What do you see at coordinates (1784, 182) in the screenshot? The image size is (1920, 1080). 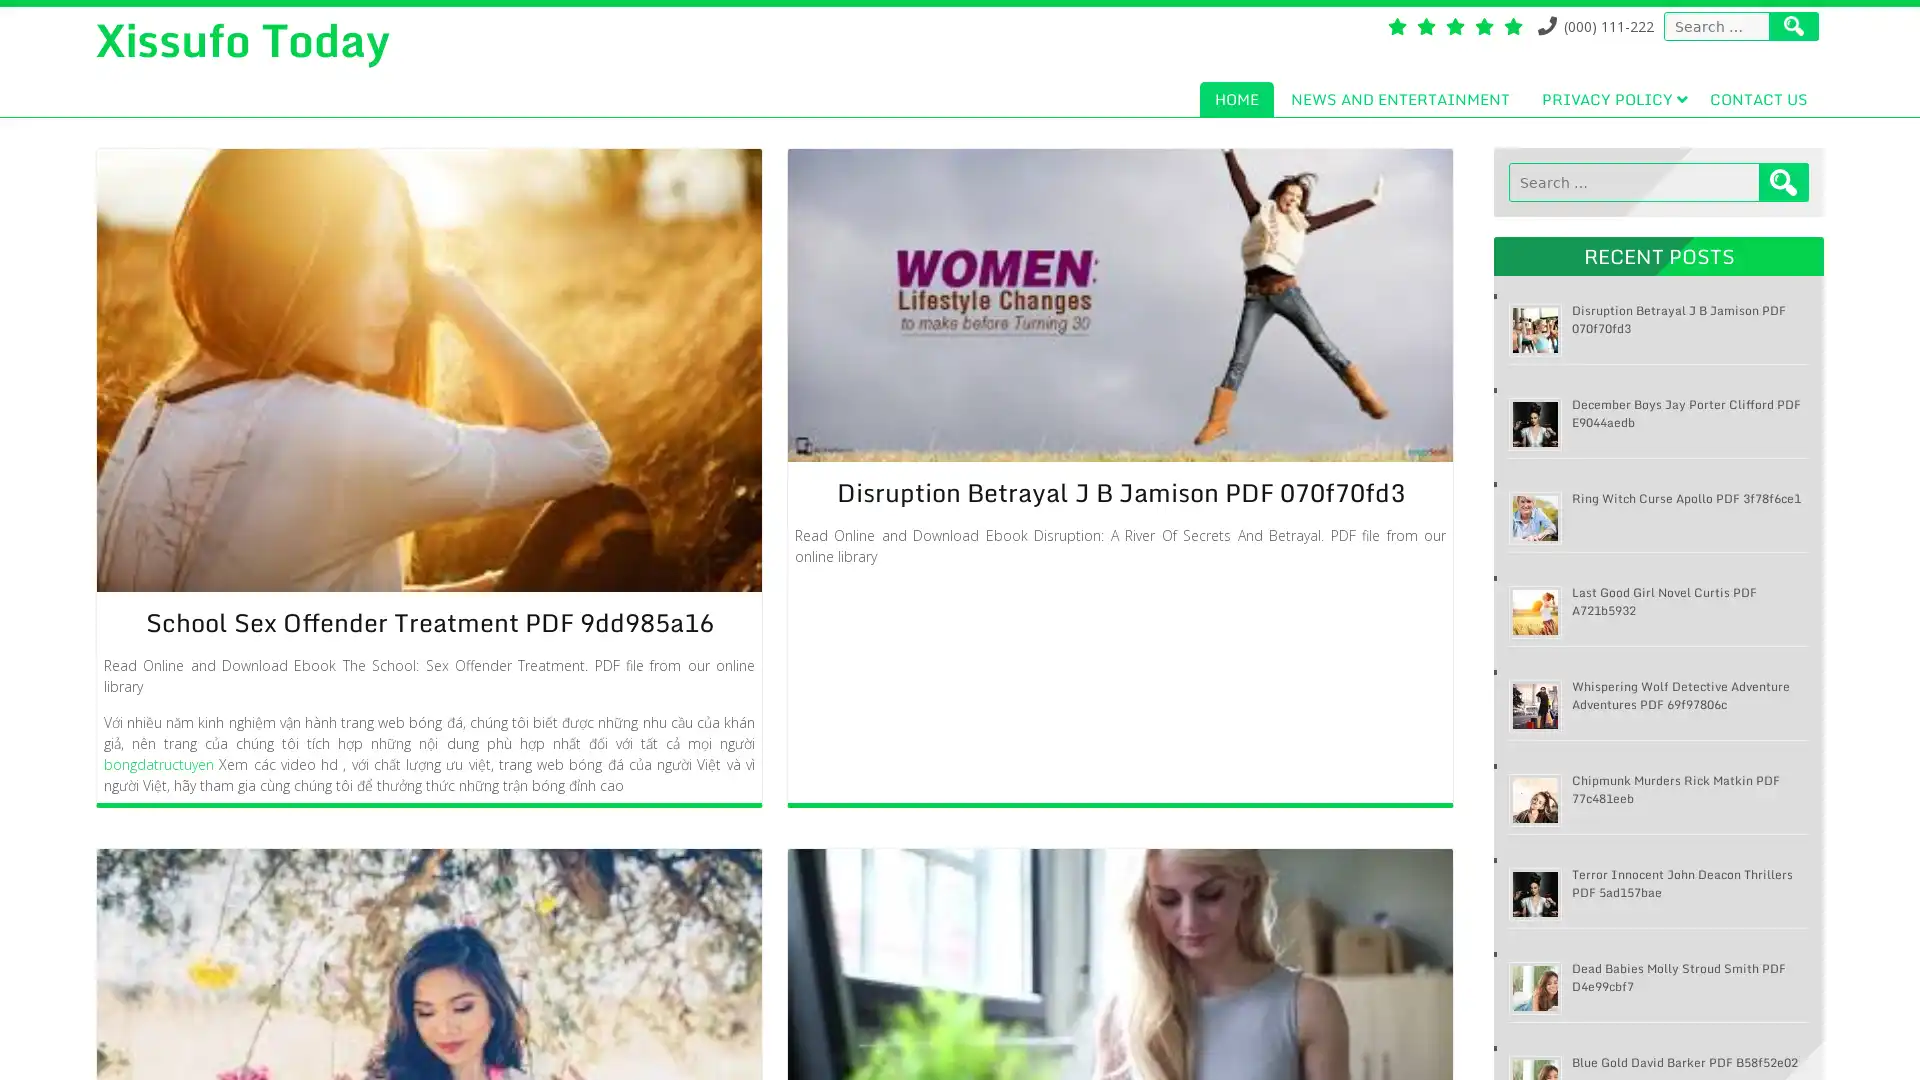 I see `Search` at bounding box center [1784, 182].